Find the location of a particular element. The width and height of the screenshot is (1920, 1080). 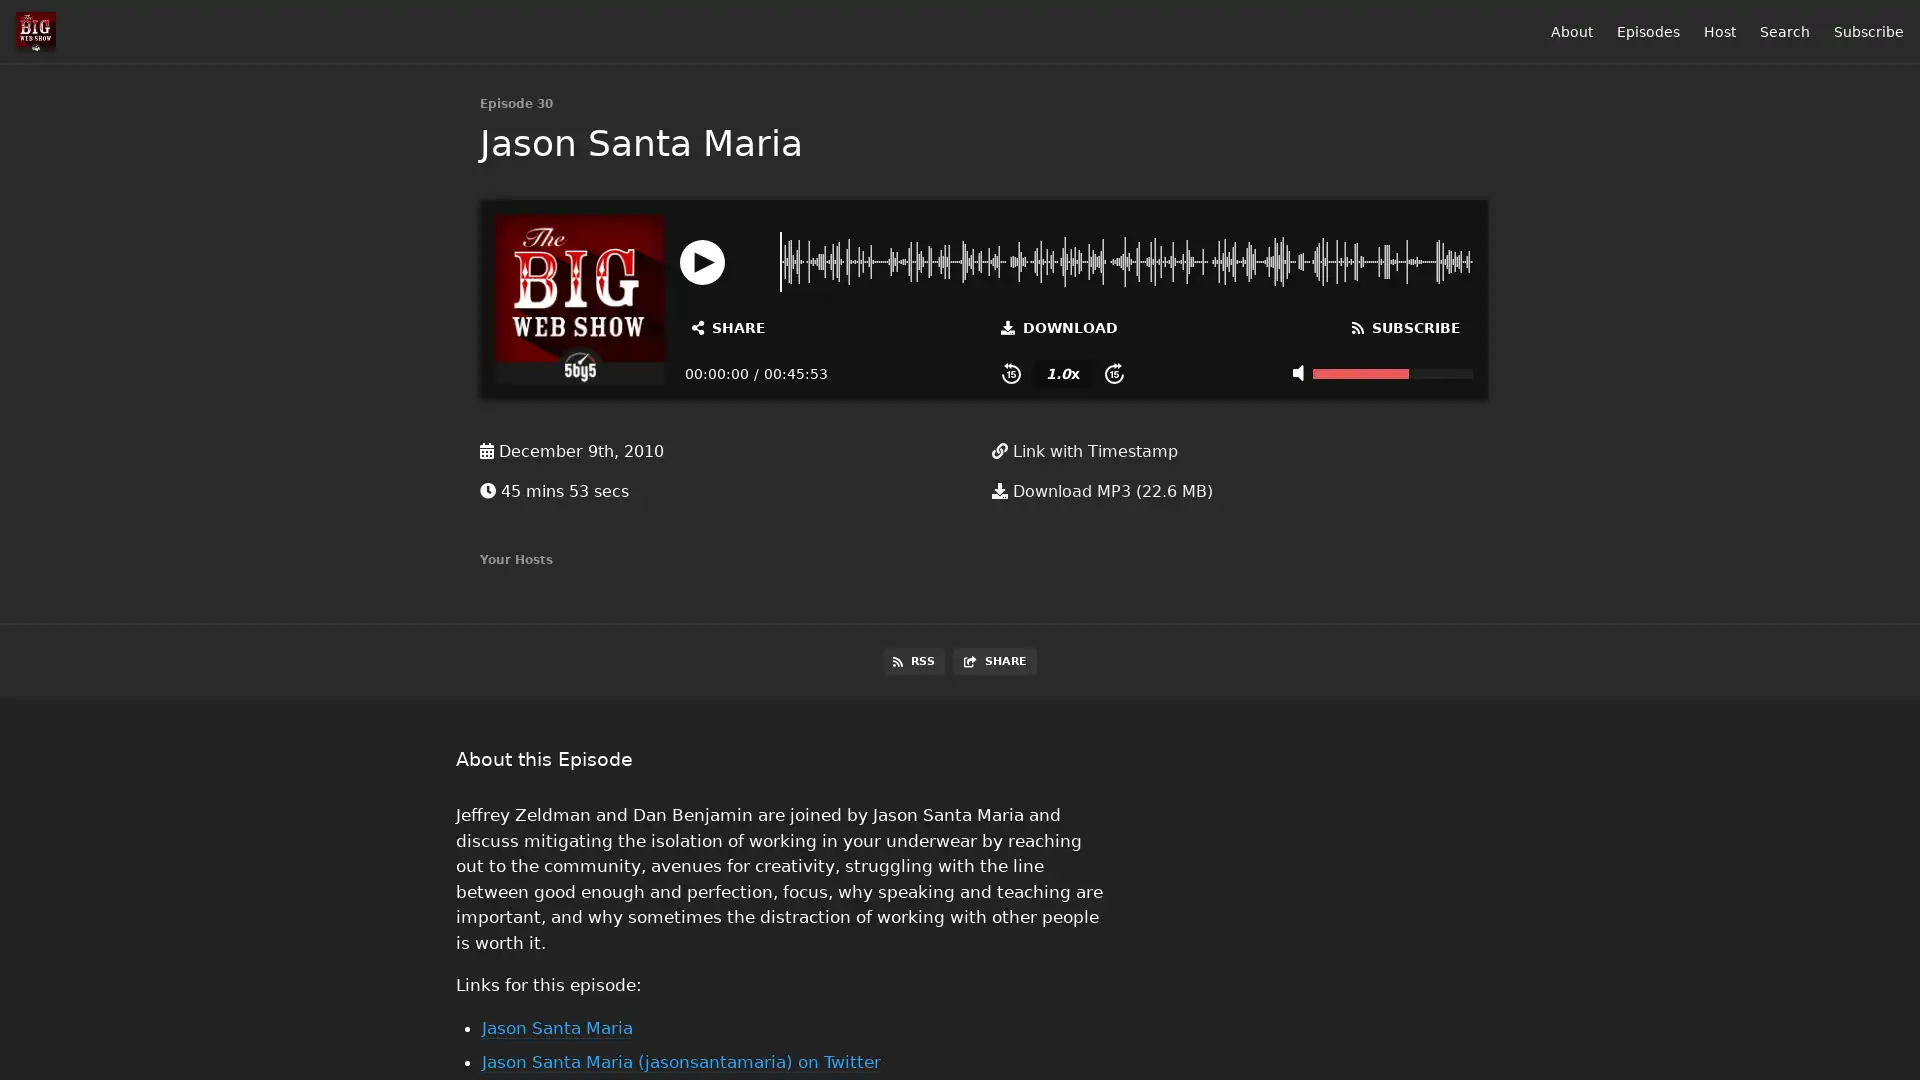

Play or Pause is located at coordinates (702, 260).